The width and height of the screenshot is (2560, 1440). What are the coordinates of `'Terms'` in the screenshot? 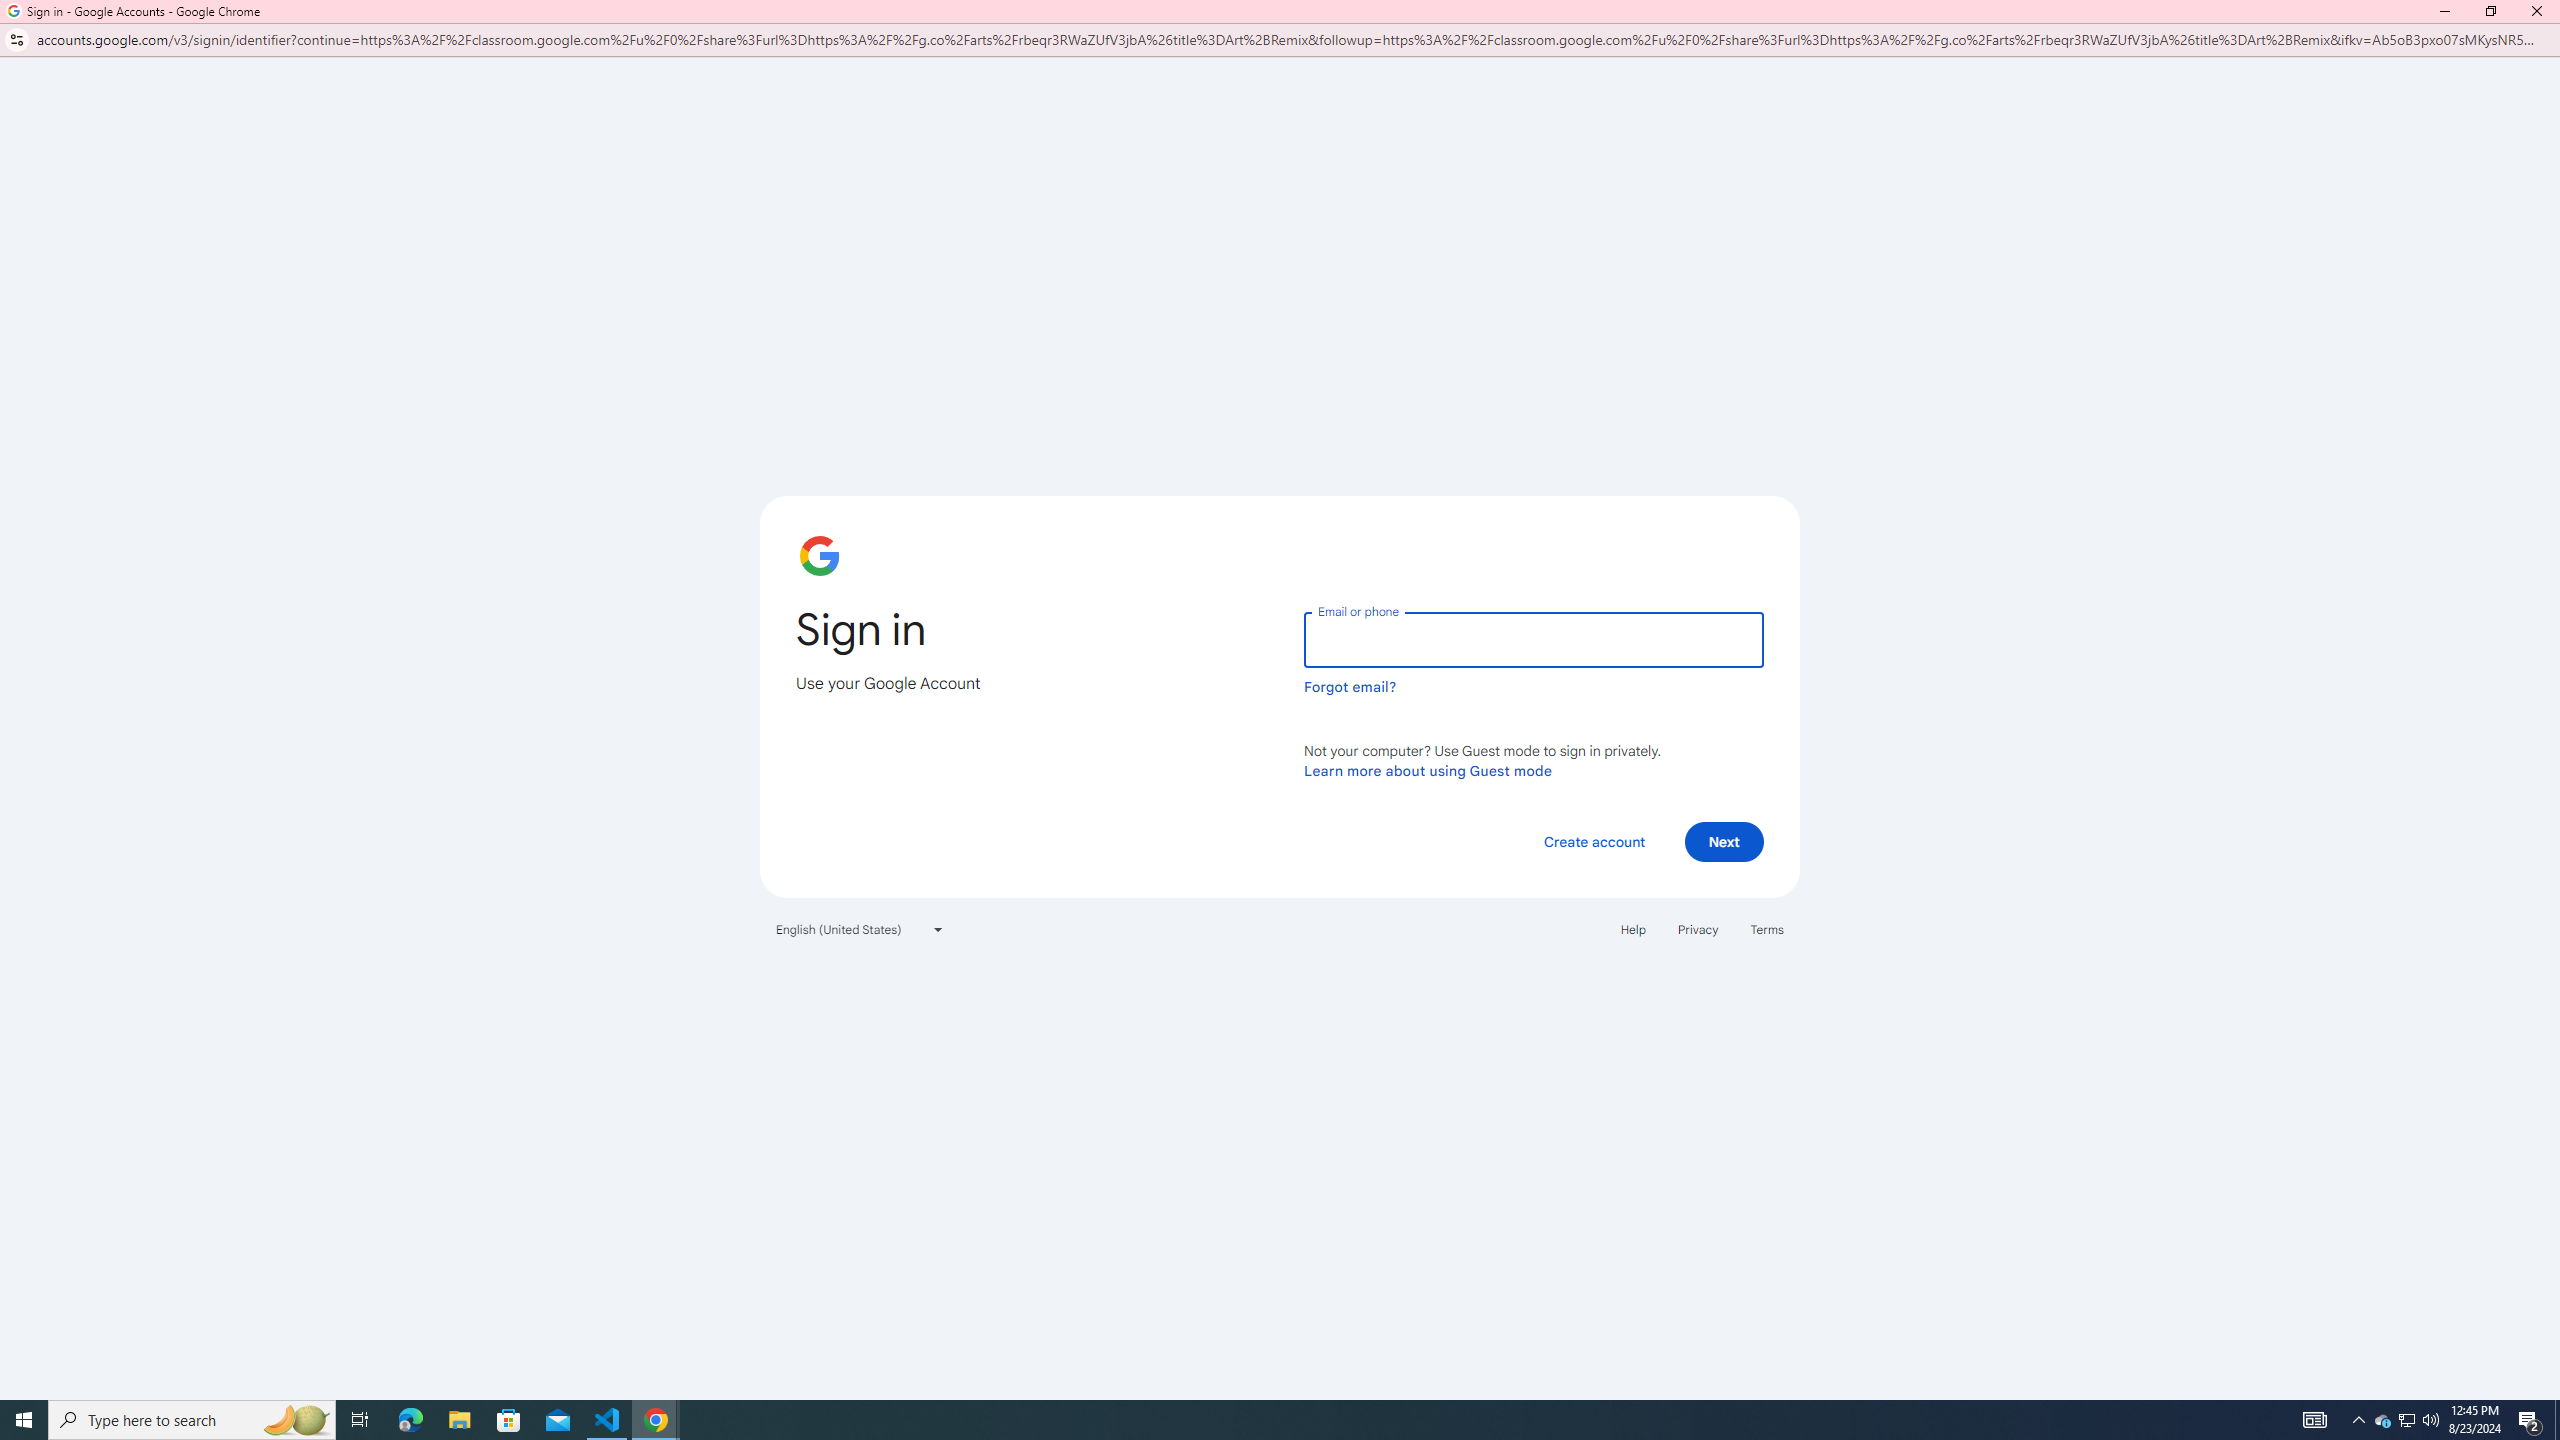 It's located at (1766, 930).